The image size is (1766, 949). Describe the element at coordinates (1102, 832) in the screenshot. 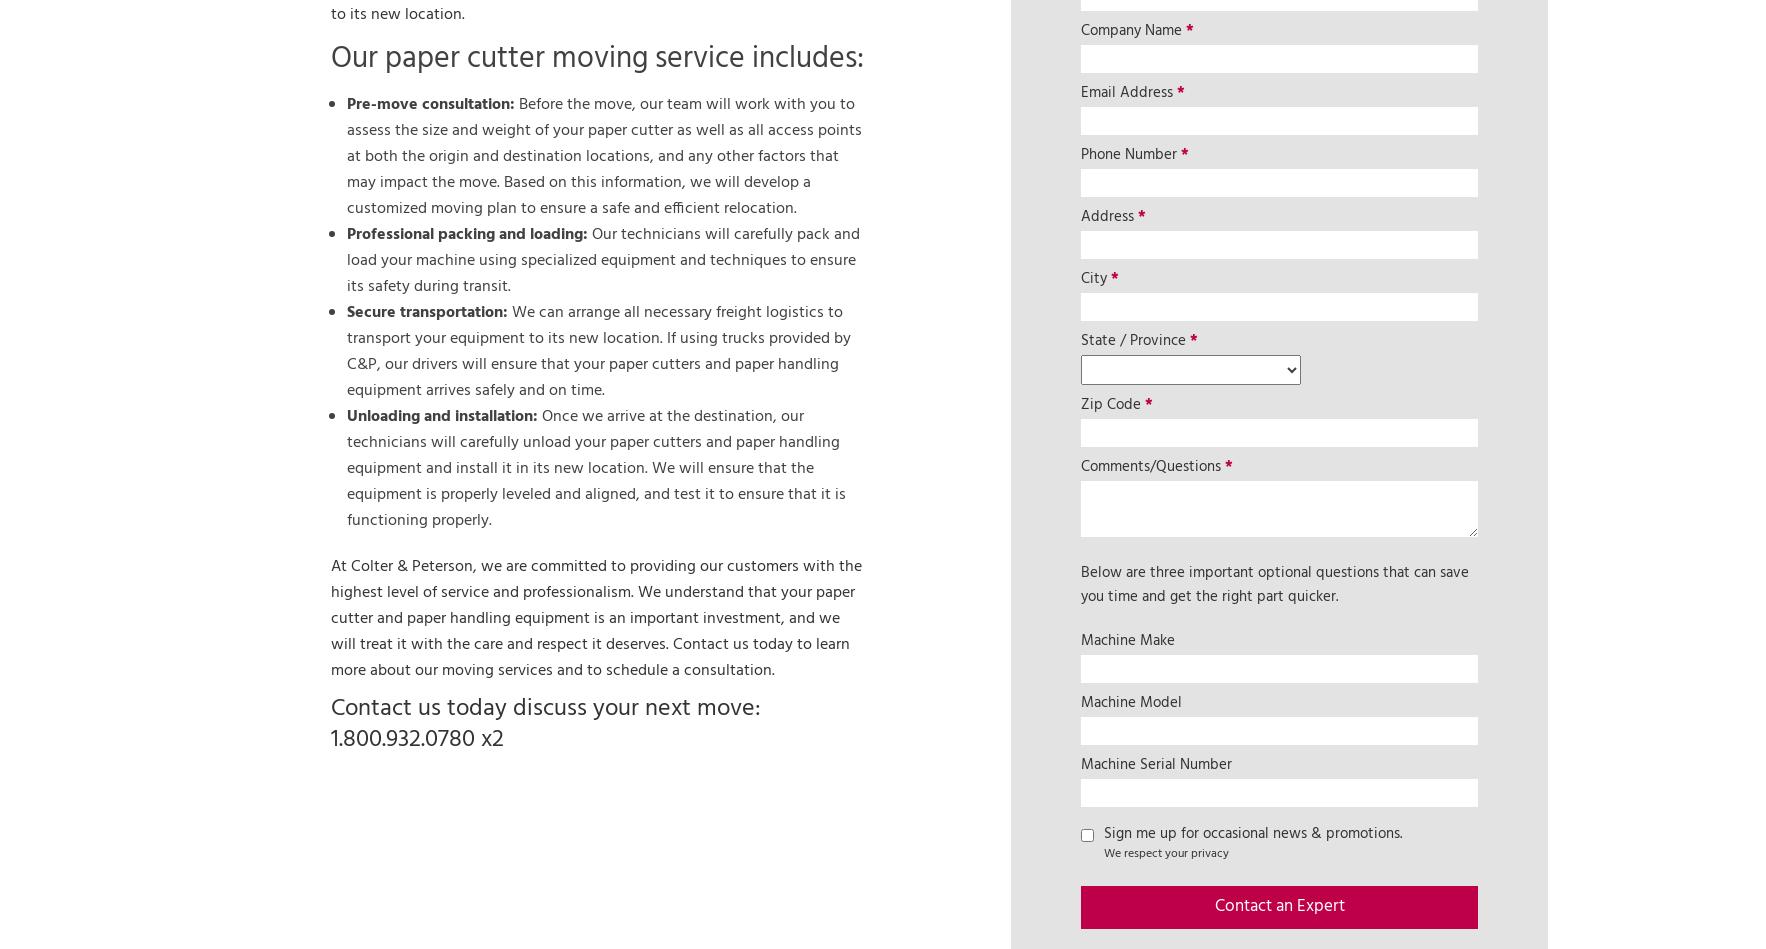

I see `'Sign me up for occasional news & promotions.'` at that location.